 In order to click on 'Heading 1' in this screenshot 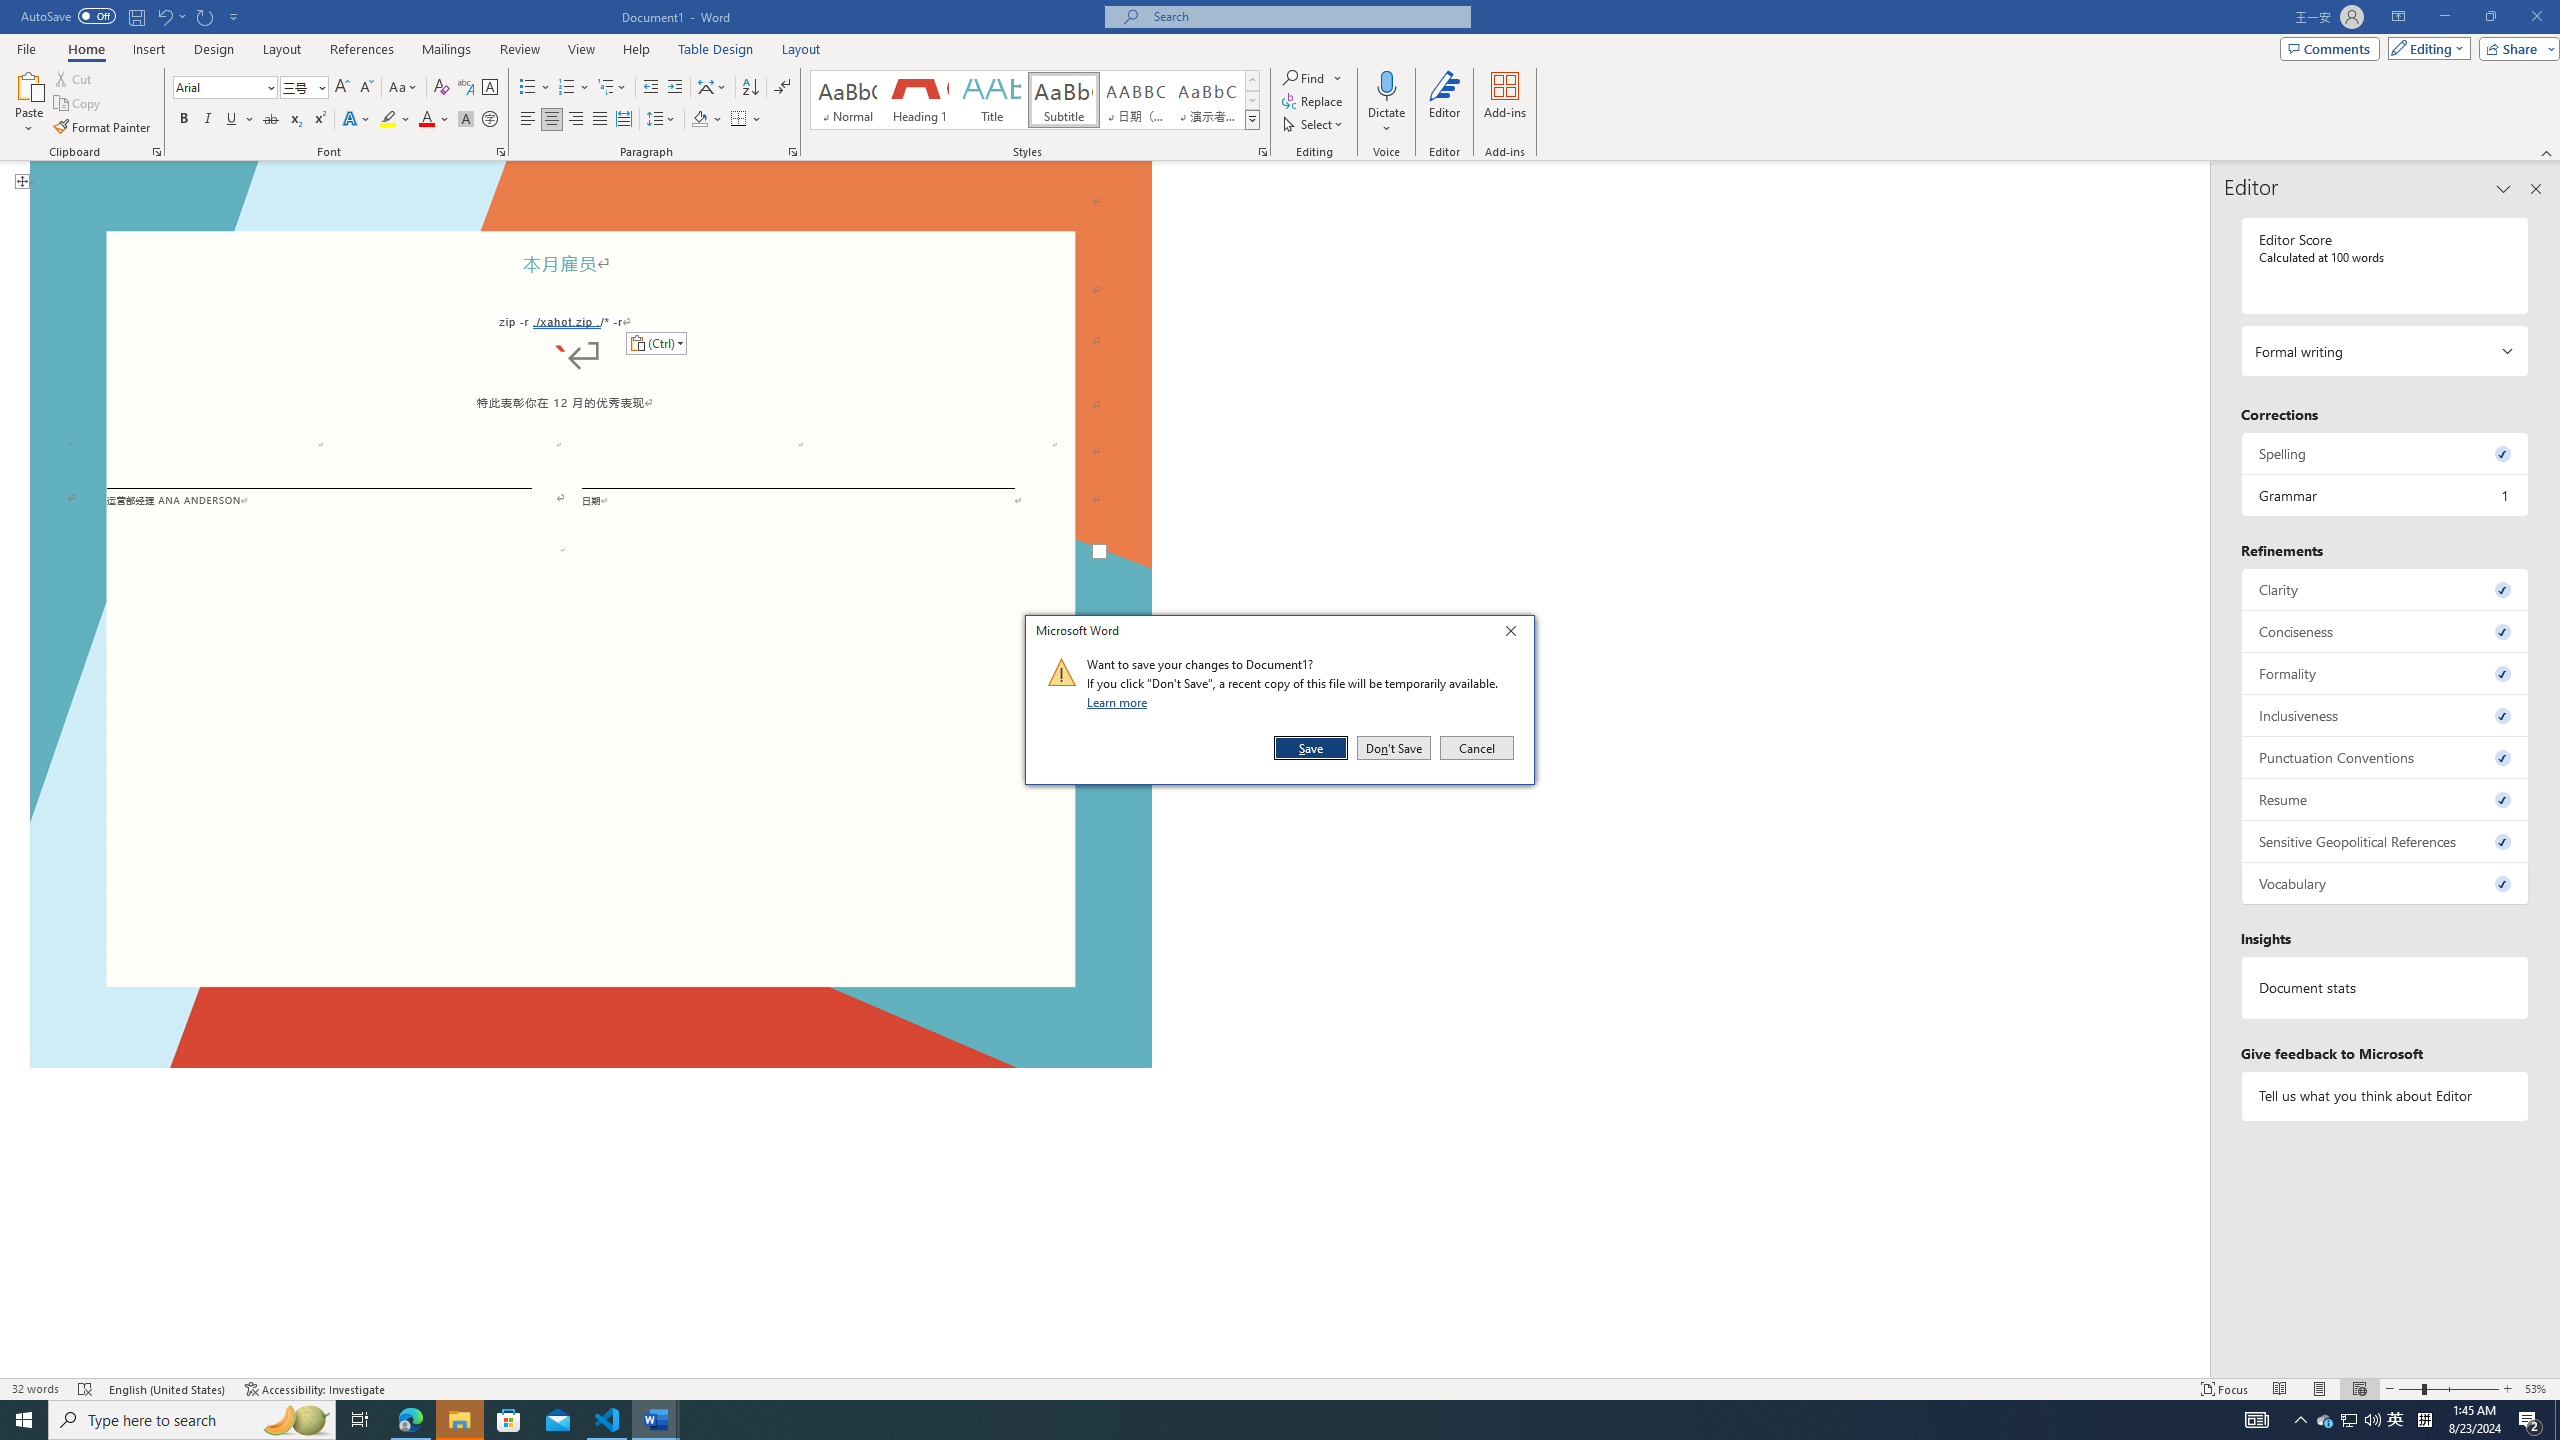, I will do `click(918, 99)`.